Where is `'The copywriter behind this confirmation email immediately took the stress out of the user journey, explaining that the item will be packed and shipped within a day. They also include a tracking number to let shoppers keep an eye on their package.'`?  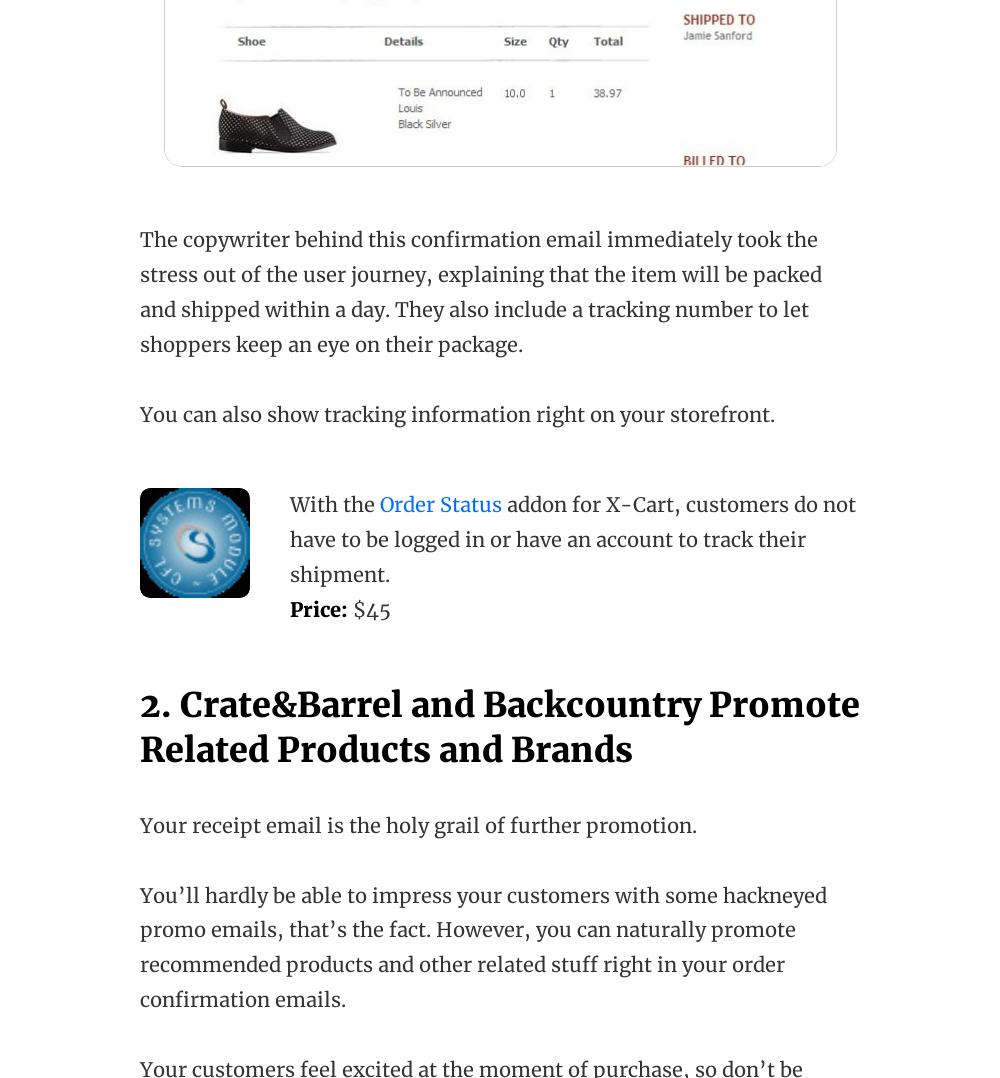
'The copywriter behind this confirmation email immediately took the stress out of the user journey, explaining that the item will be packed and shipped within a day. They also include a tracking number to let shoppers keep an eye on their package.' is located at coordinates (480, 292).